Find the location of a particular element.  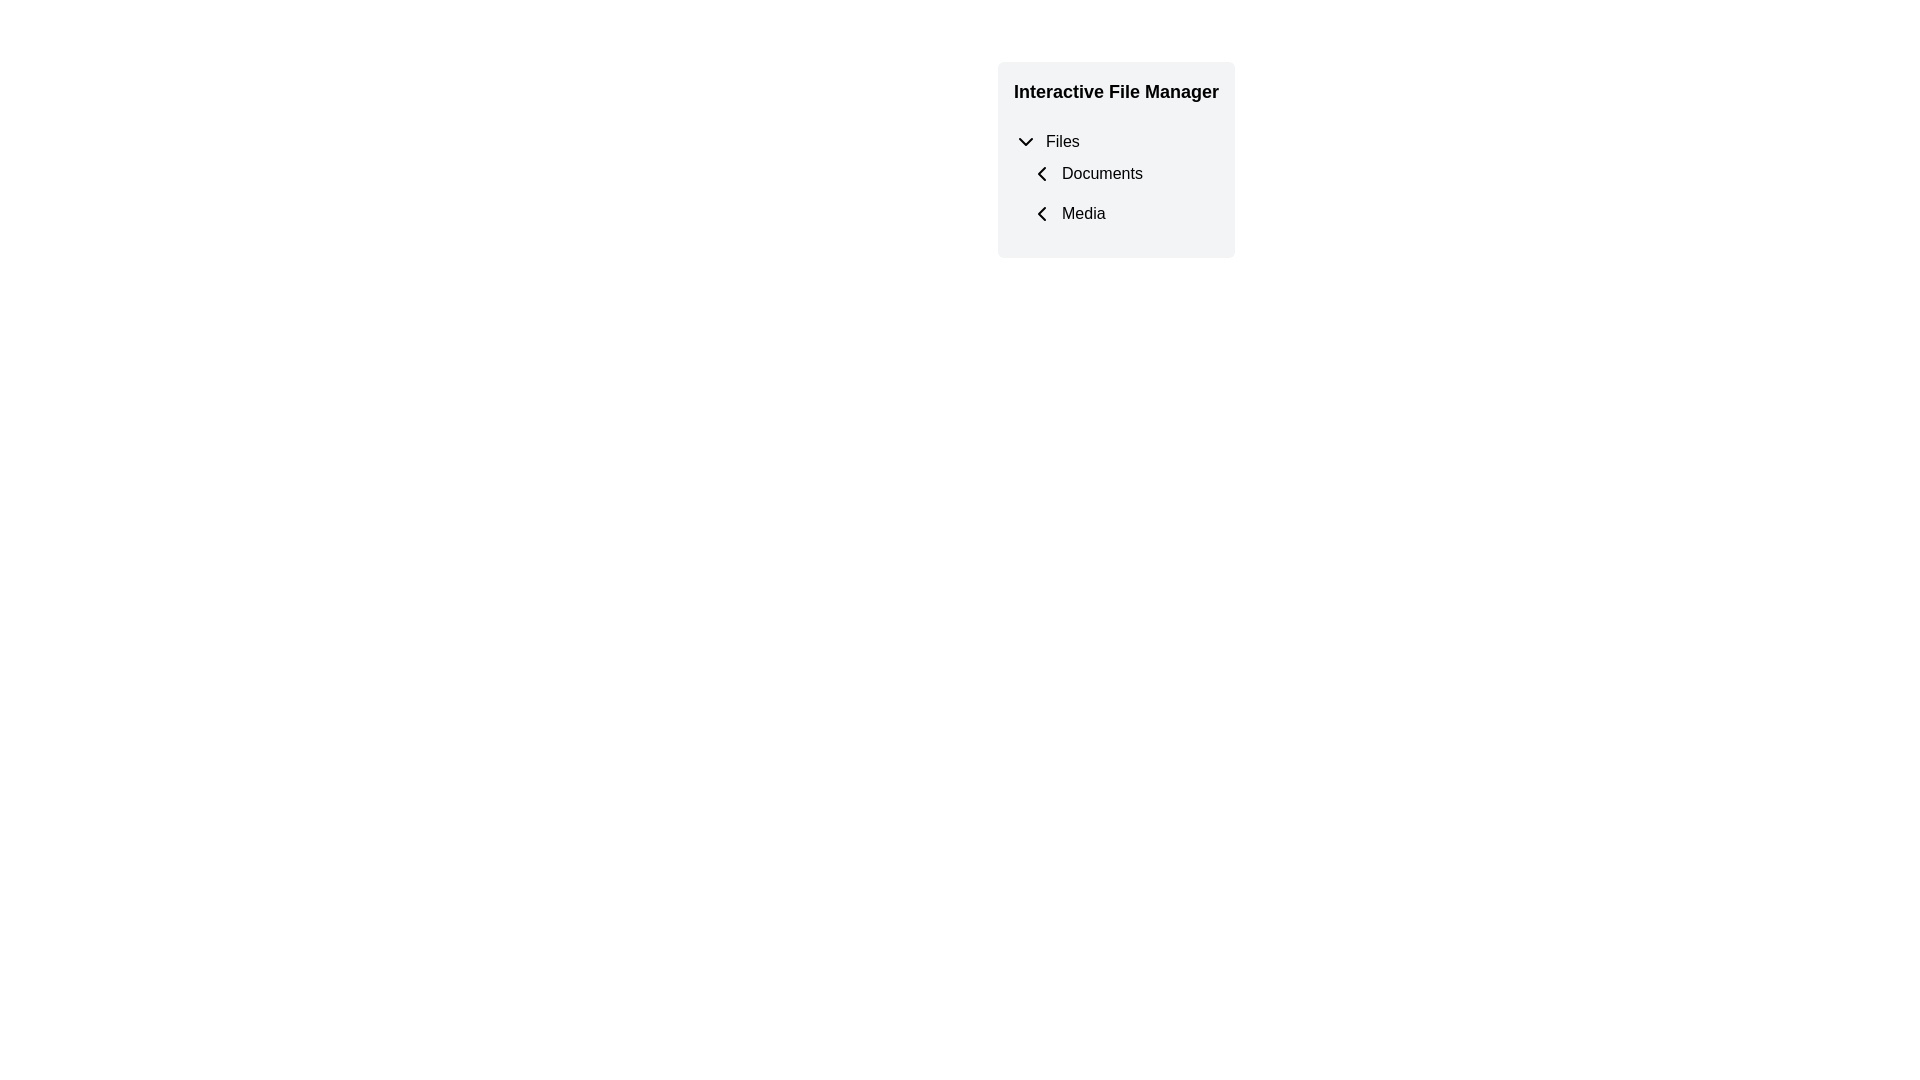

the 'Documents' navigation item, which is a textual entry styled in black within the 'Interactive File Manager' panel is located at coordinates (1124, 172).